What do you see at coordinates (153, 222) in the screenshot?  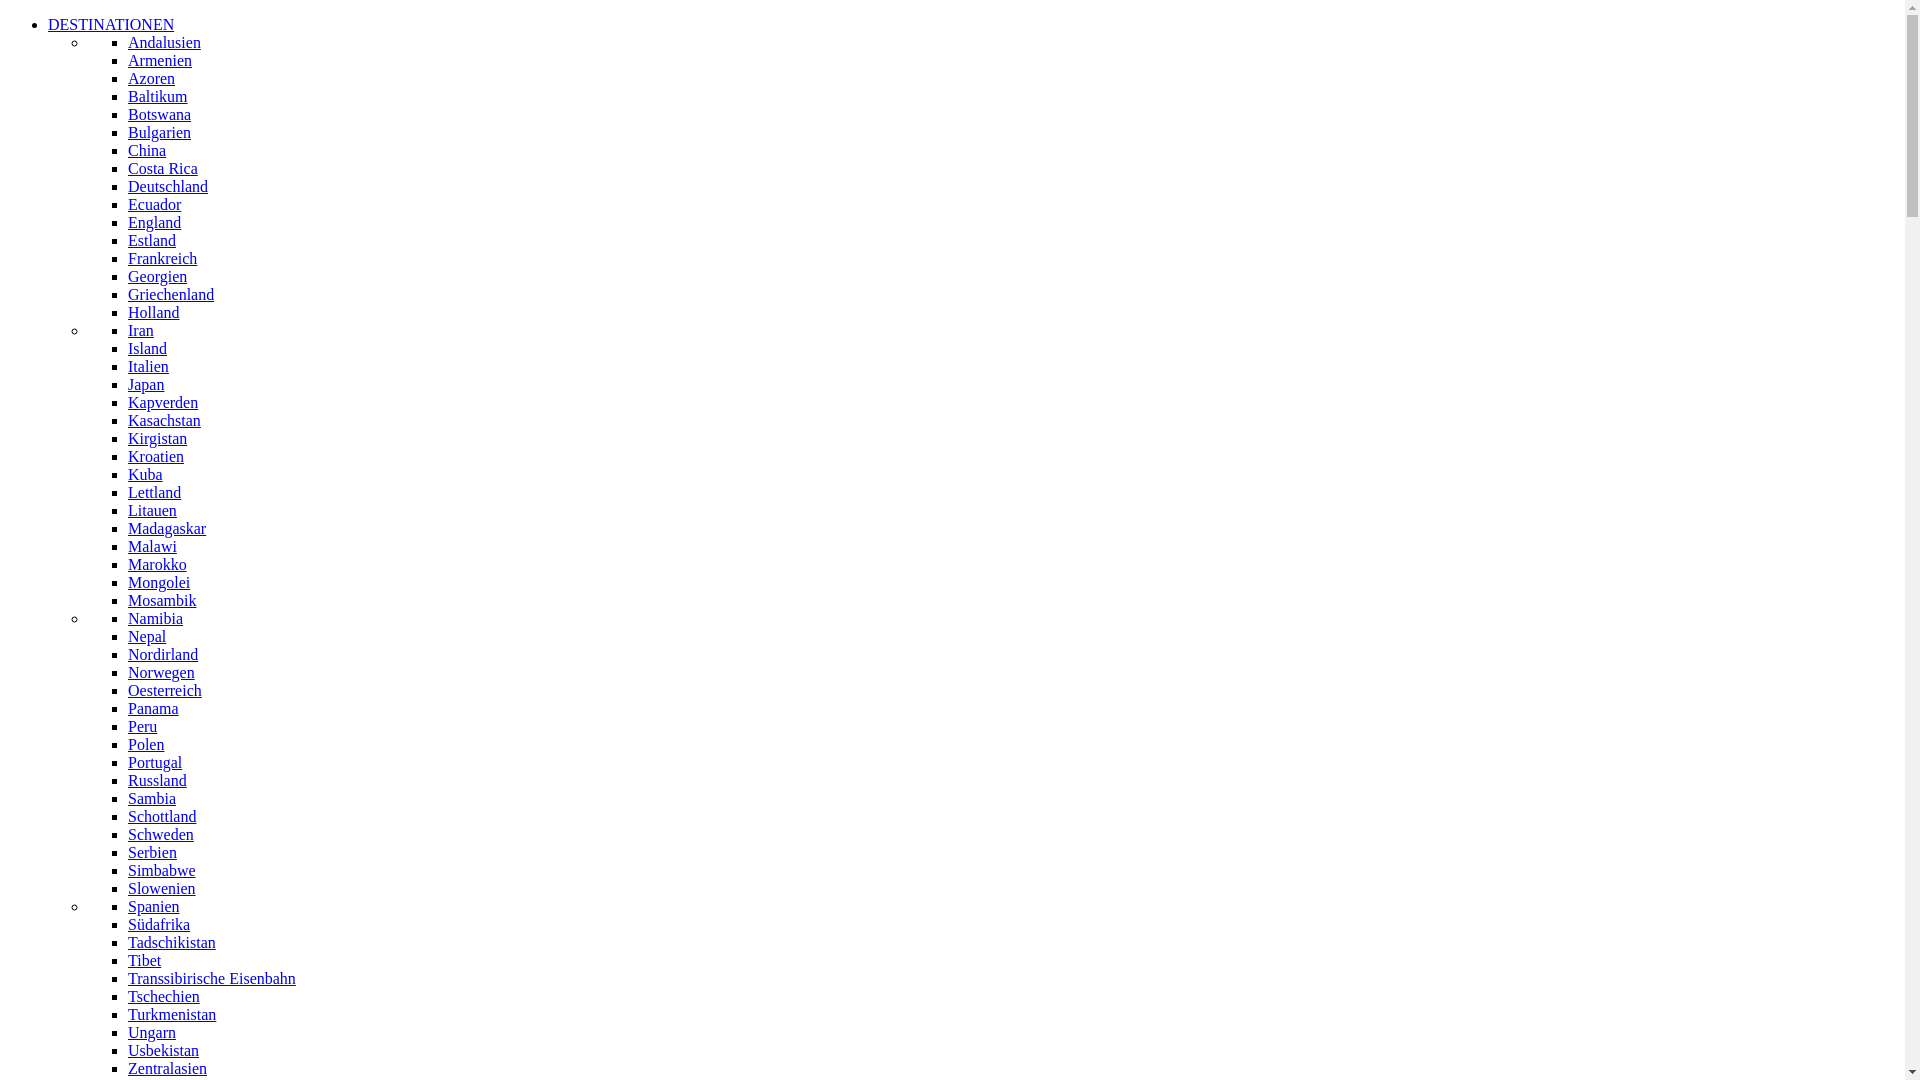 I see `'England'` at bounding box center [153, 222].